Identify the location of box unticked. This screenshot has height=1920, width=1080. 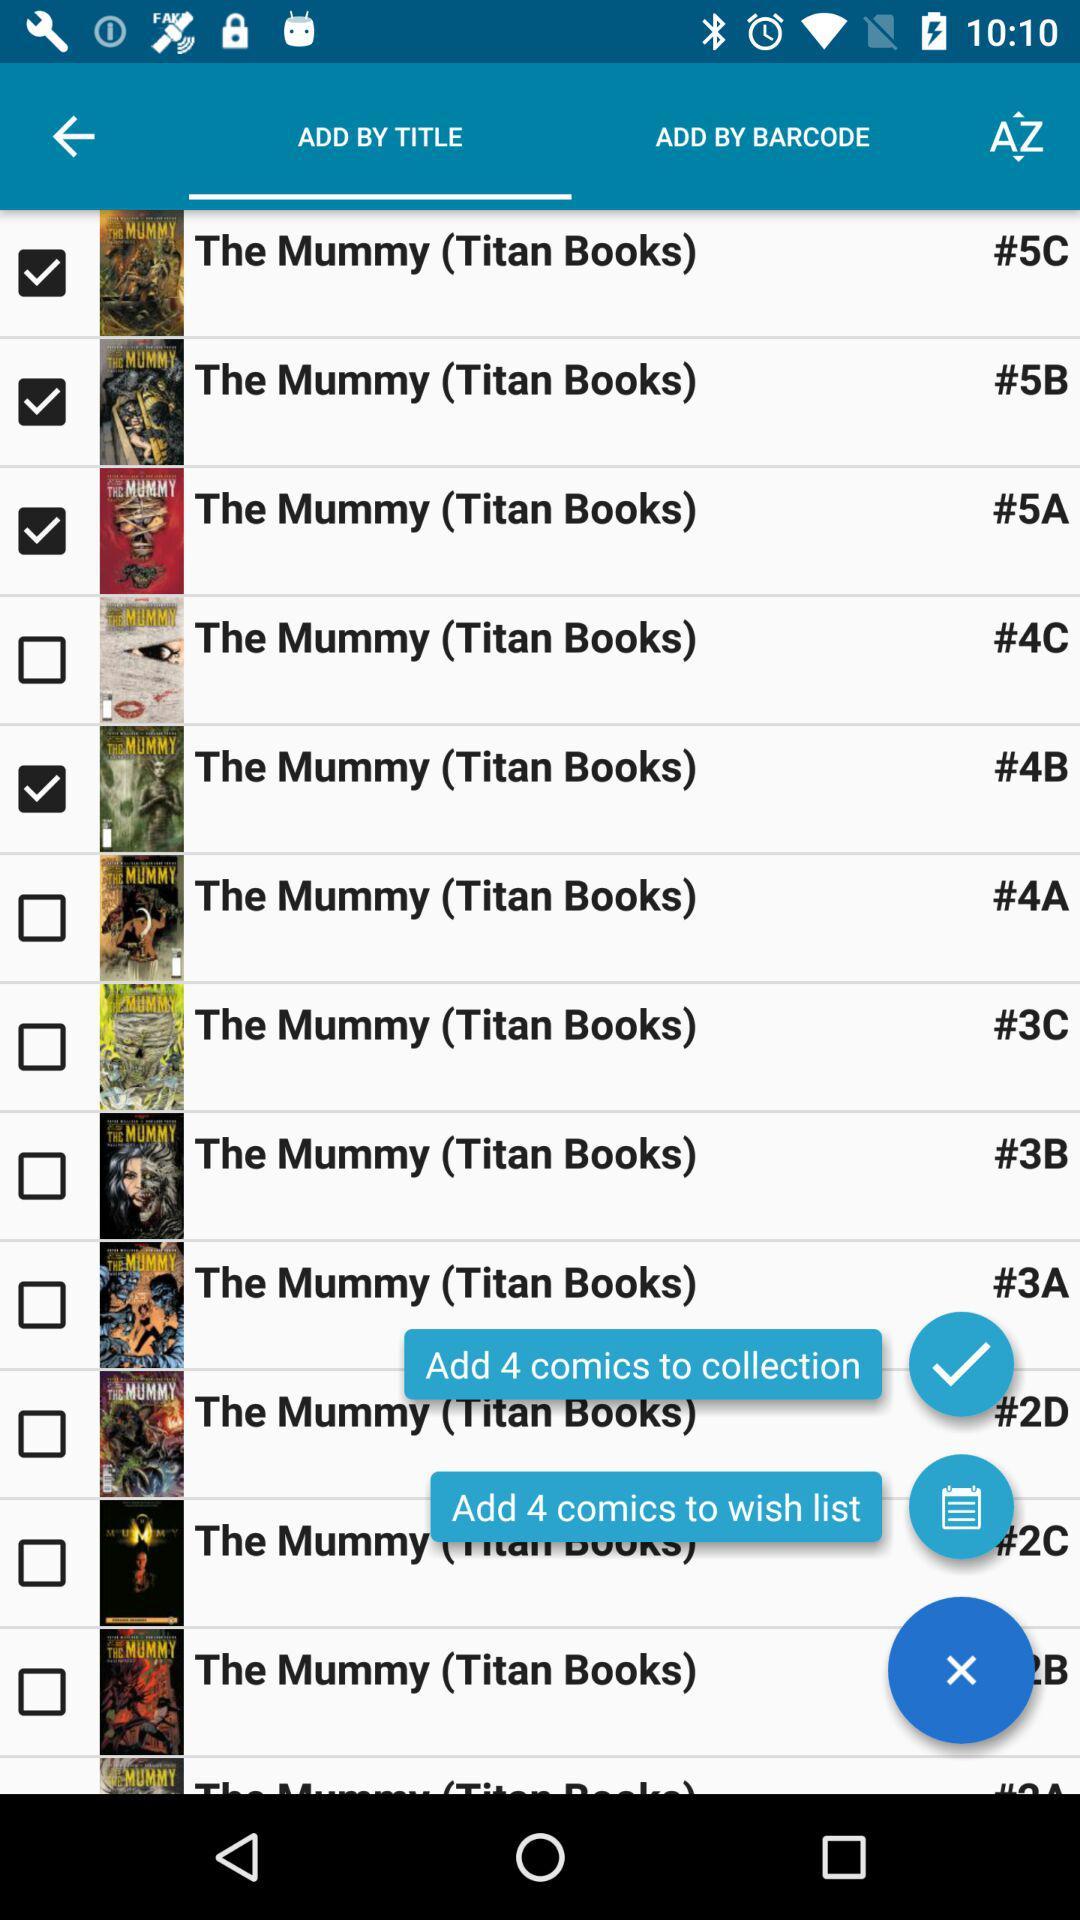
(48, 1433).